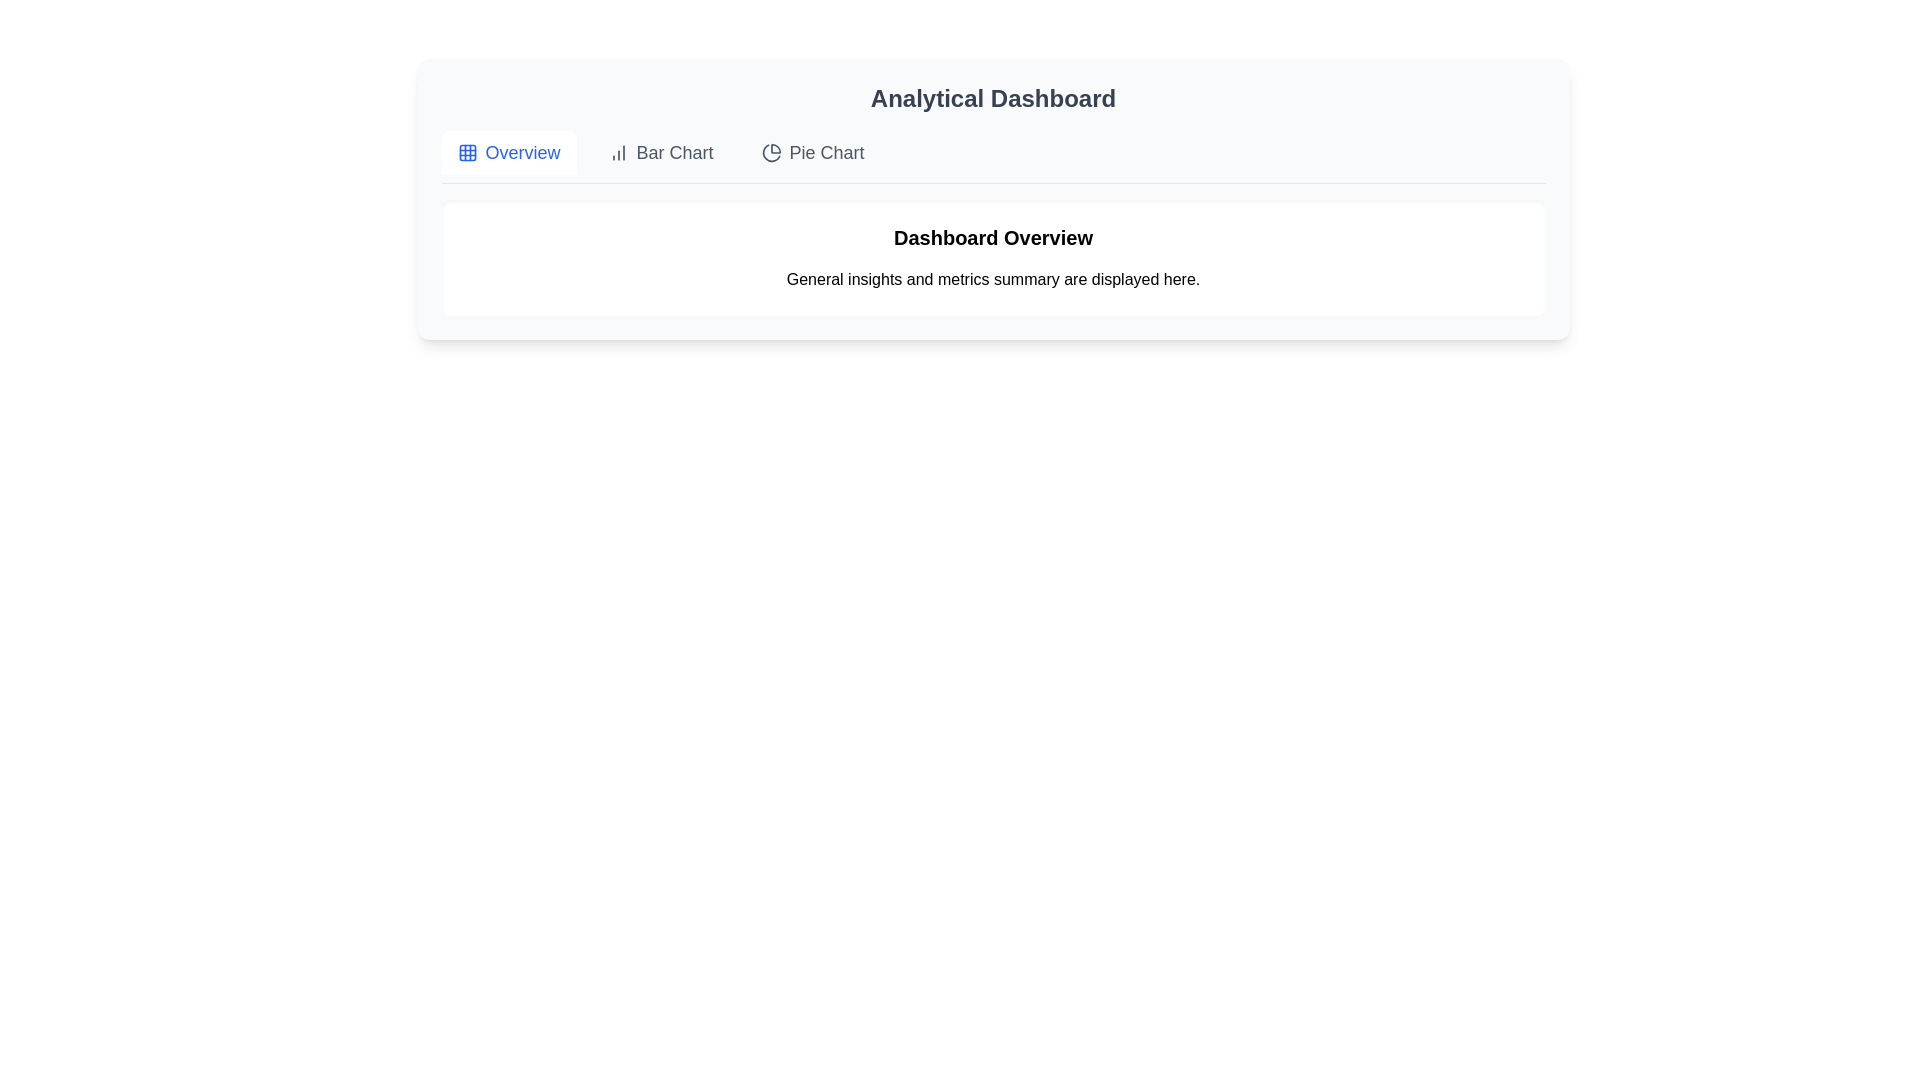  What do you see at coordinates (813, 152) in the screenshot?
I see `the 'Pie Chart' tab in the navigation bar` at bounding box center [813, 152].